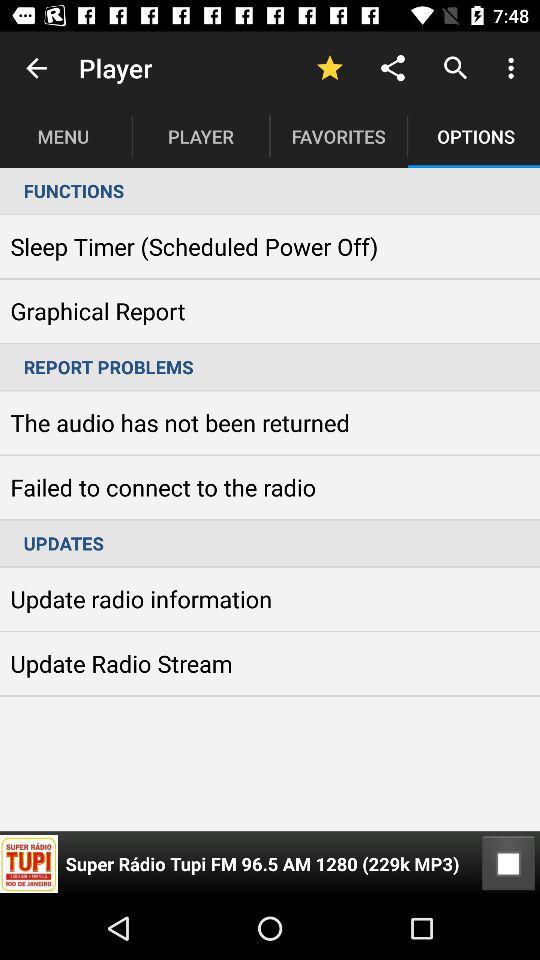  I want to click on item above options, so click(513, 68).